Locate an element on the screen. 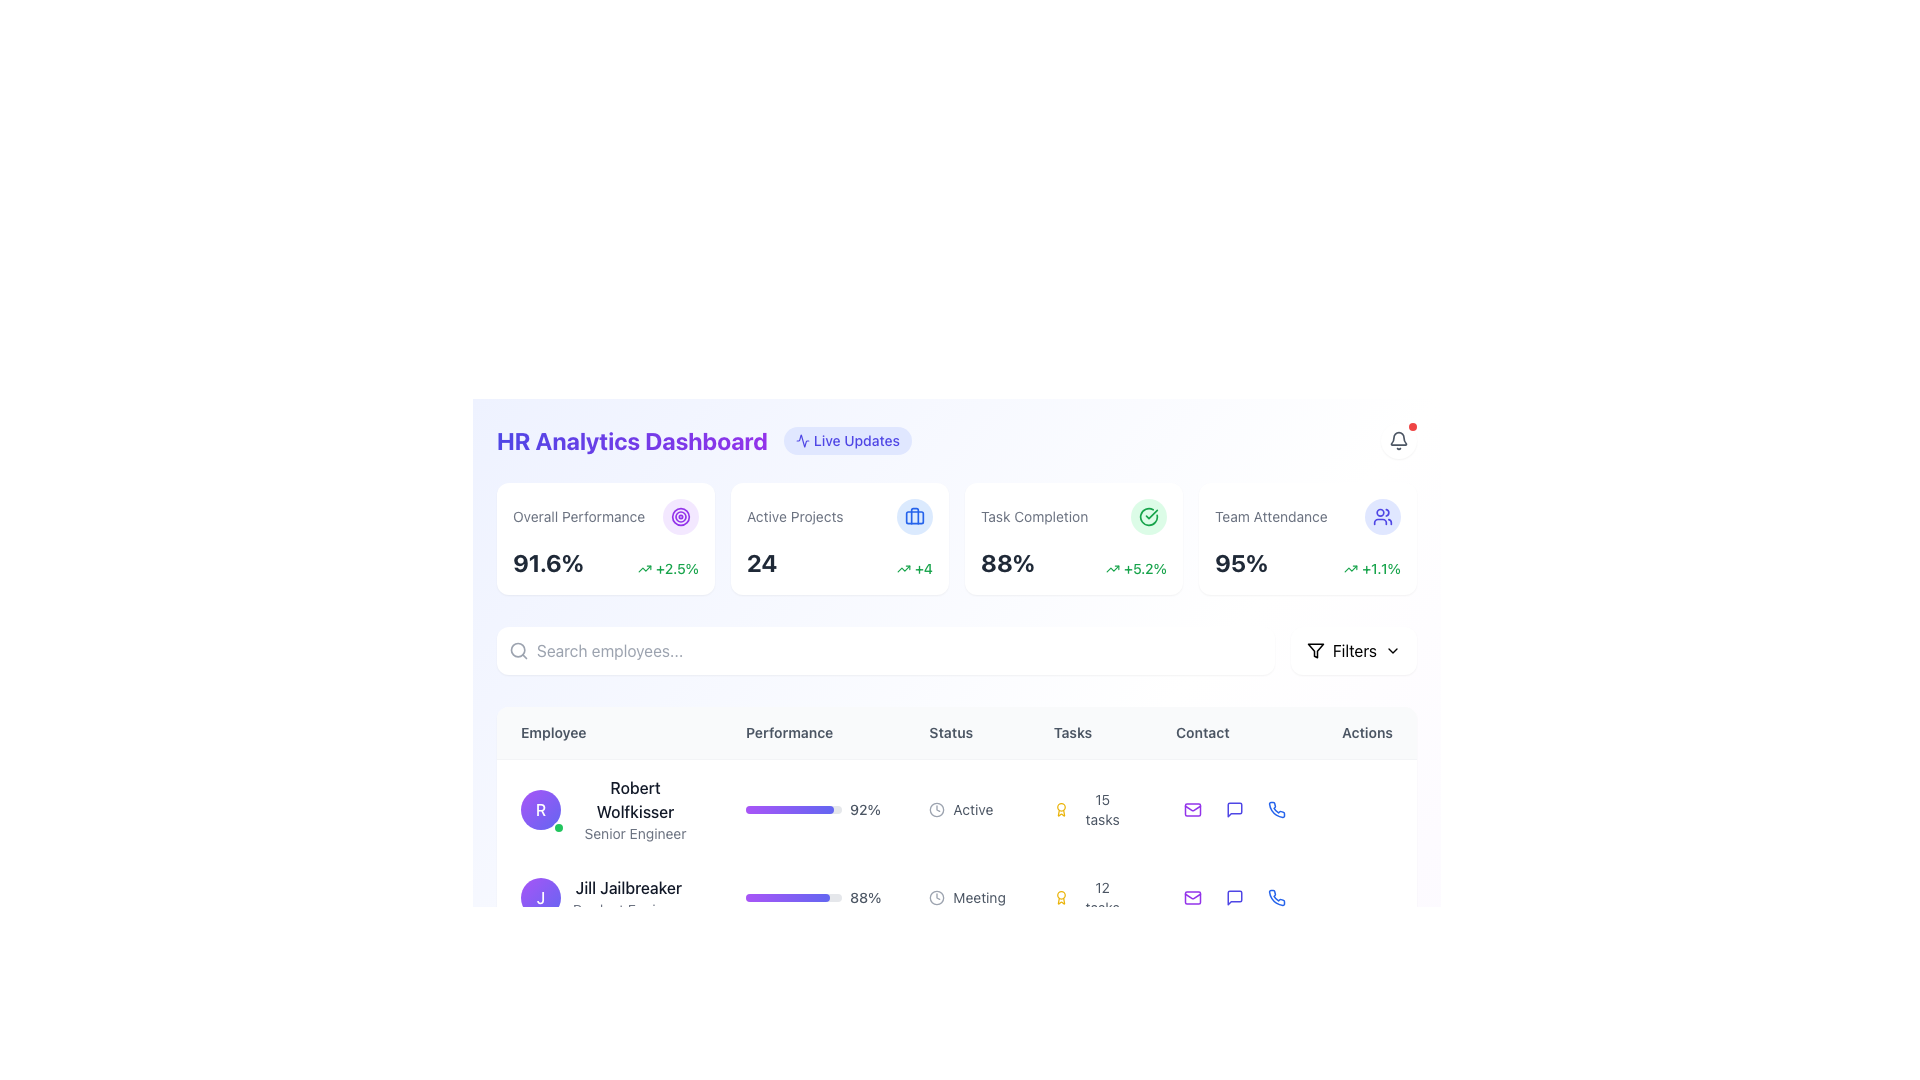 The width and height of the screenshot is (1920, 1080). the text label indicating the job title of the individual below 'Robert Wolfkisser' in the 'Employee' column of the dashboard interface is located at coordinates (634, 833).